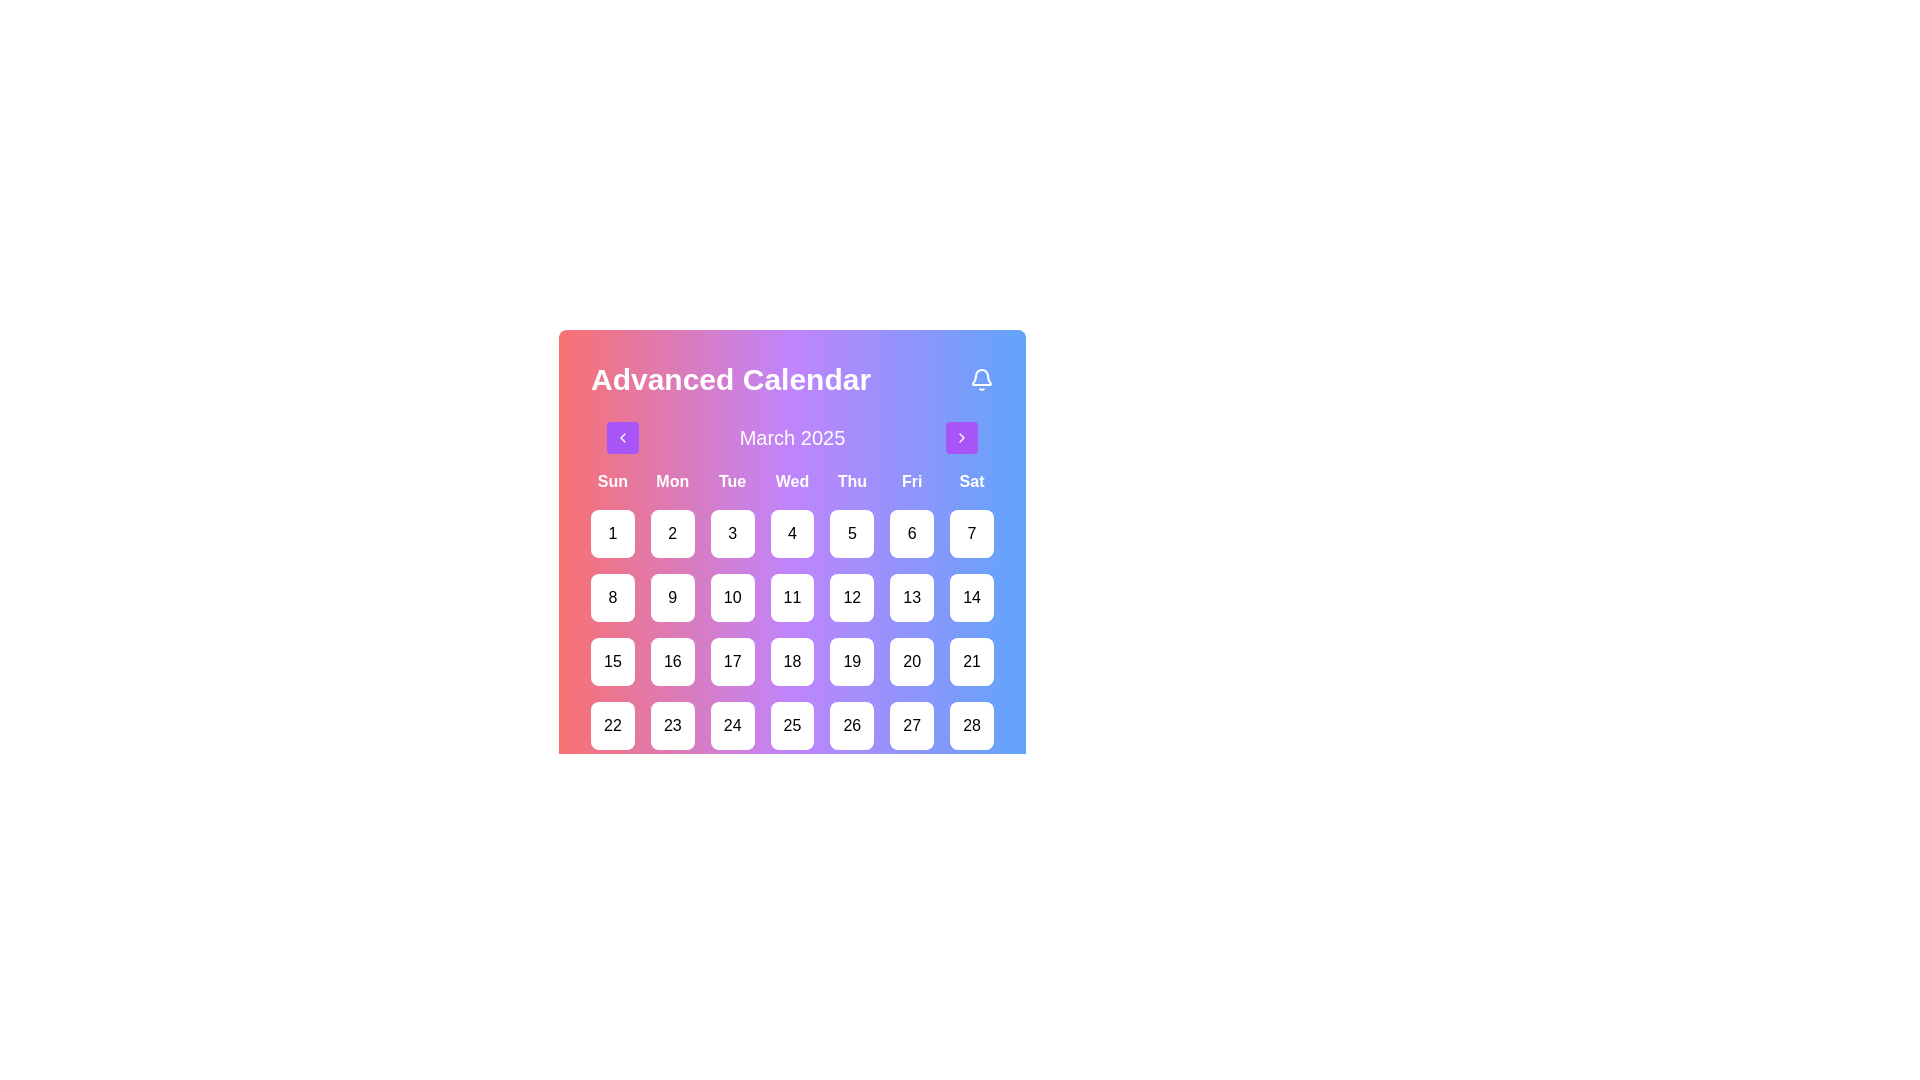 The width and height of the screenshot is (1920, 1080). I want to click on the clickable calendar date cell representing the date '13', which is a rectangular button with a white background and rounded corners, so click(911, 596).